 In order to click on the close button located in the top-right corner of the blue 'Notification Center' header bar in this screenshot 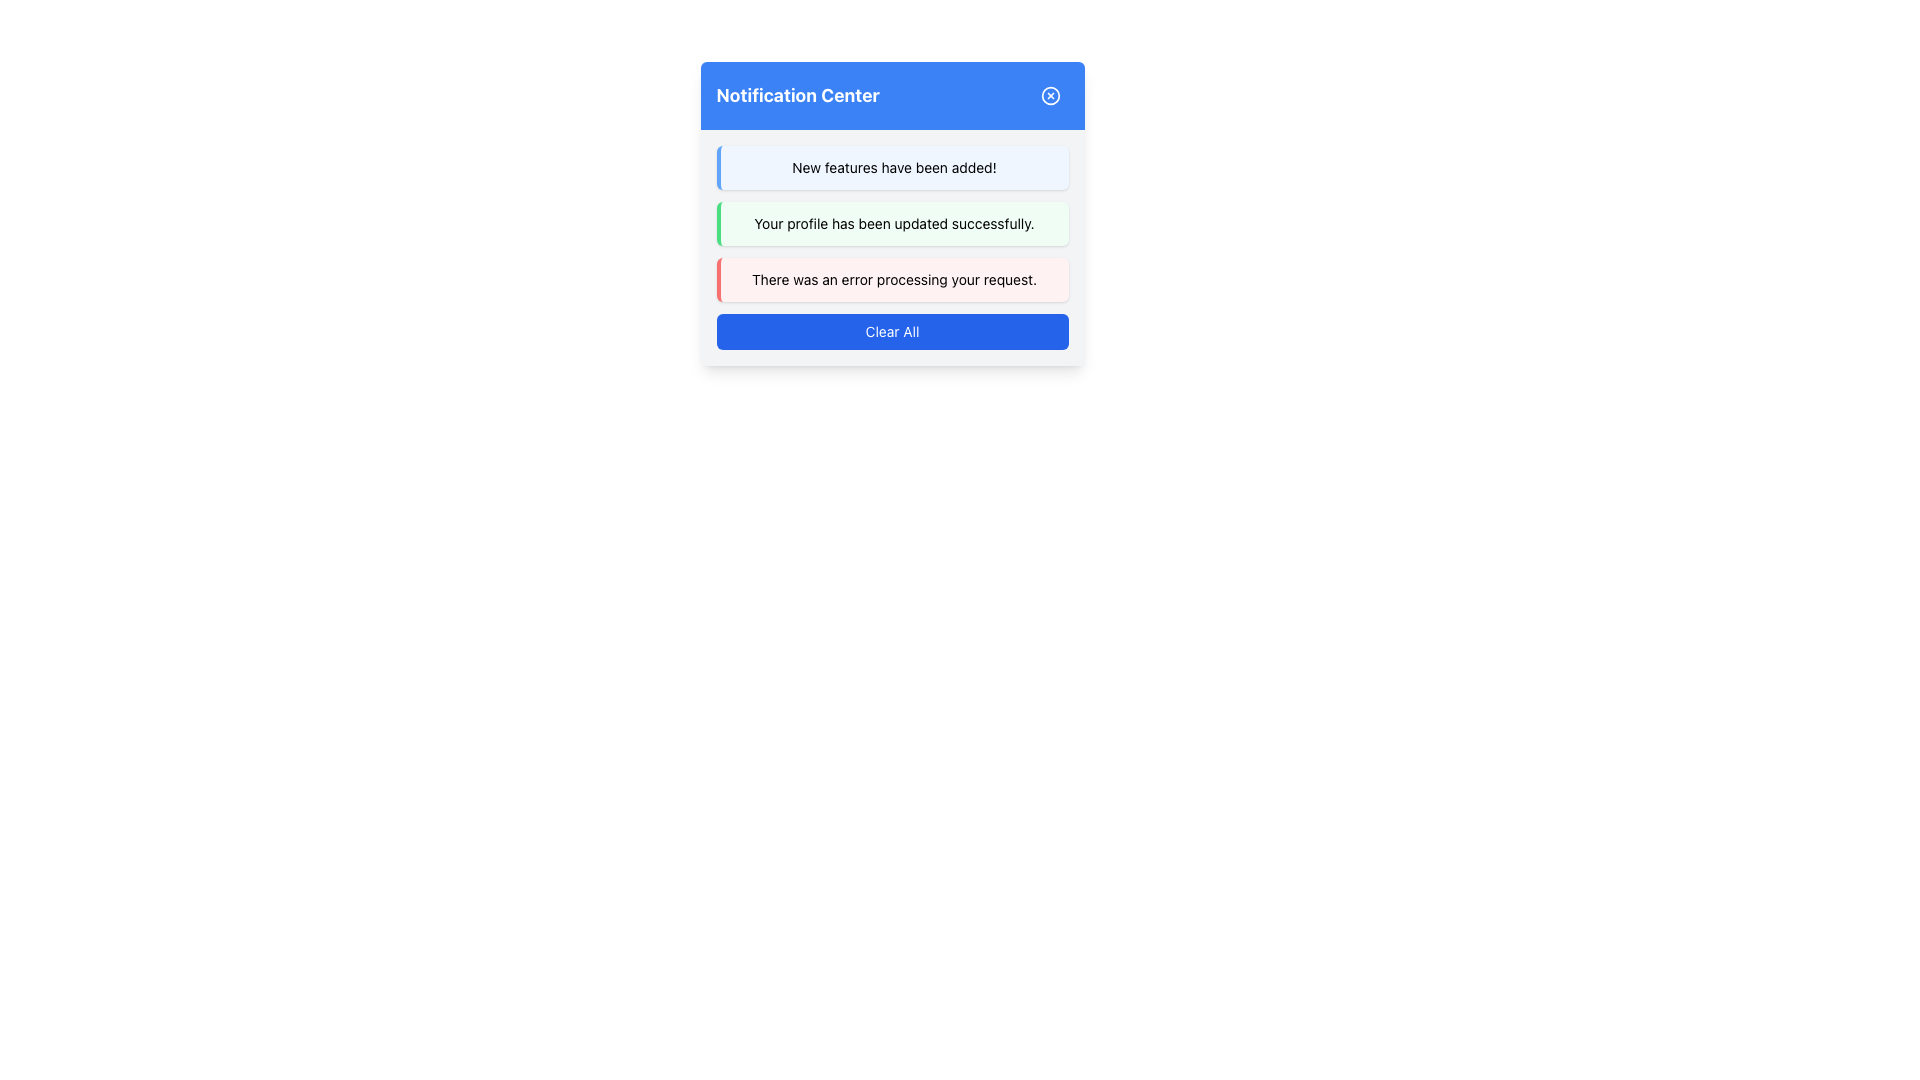, I will do `click(1049, 96)`.